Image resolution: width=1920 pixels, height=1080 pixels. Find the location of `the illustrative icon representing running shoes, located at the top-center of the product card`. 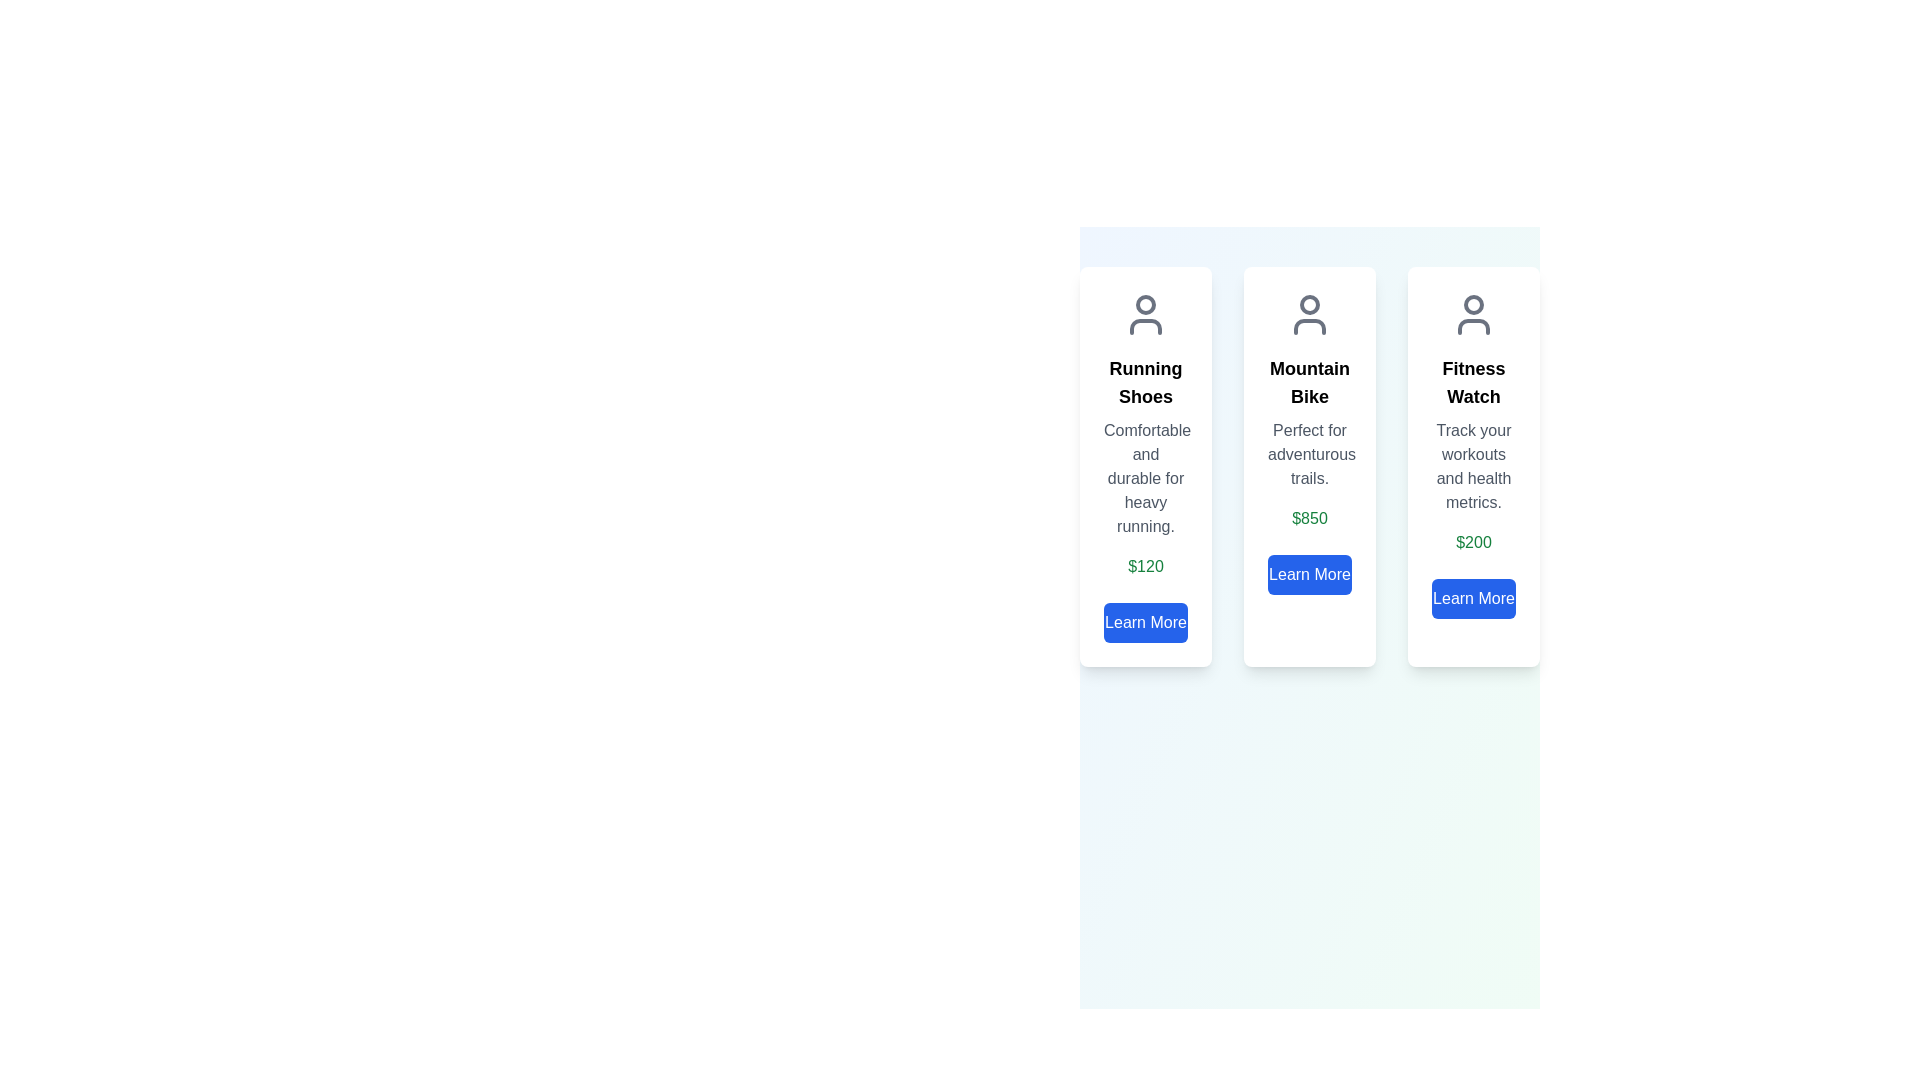

the illustrative icon representing running shoes, located at the top-center of the product card is located at coordinates (1146, 315).